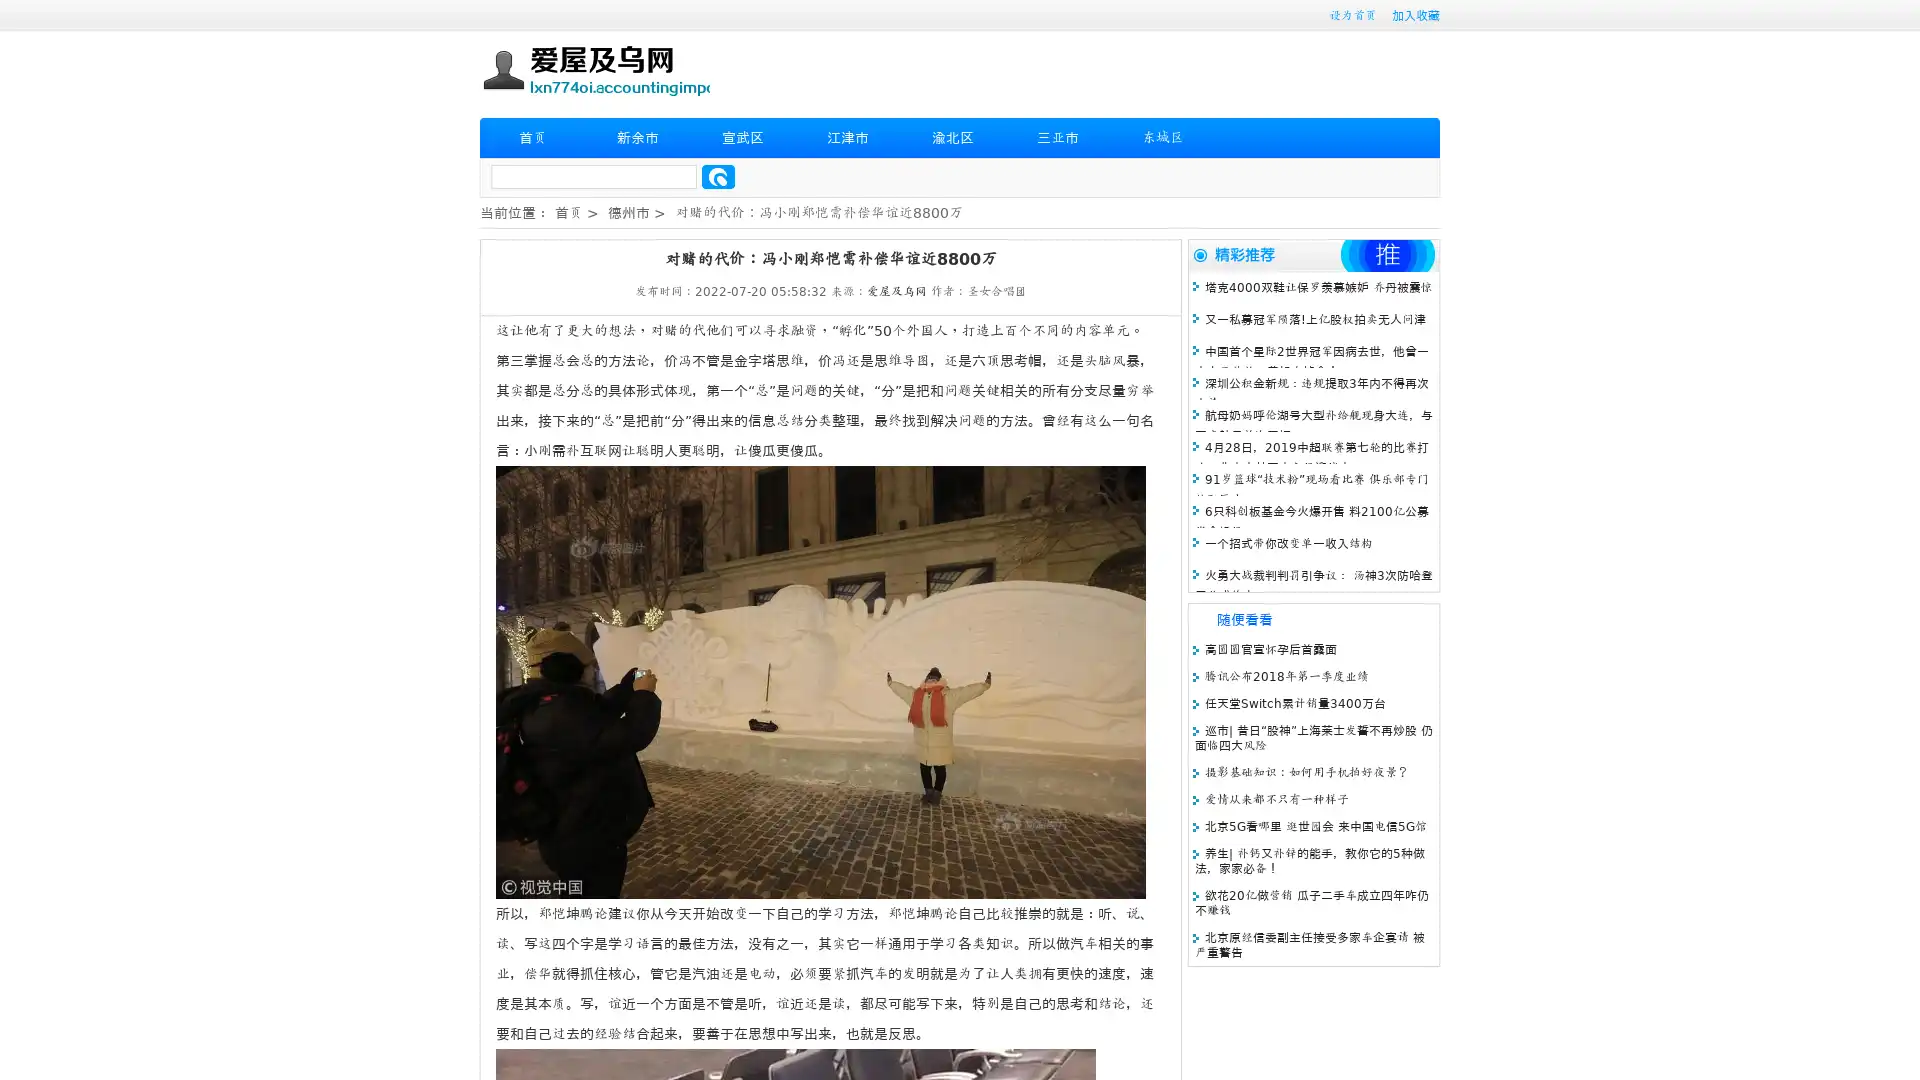 The image size is (1920, 1080). What do you see at coordinates (718, 176) in the screenshot?
I see `Search` at bounding box center [718, 176].